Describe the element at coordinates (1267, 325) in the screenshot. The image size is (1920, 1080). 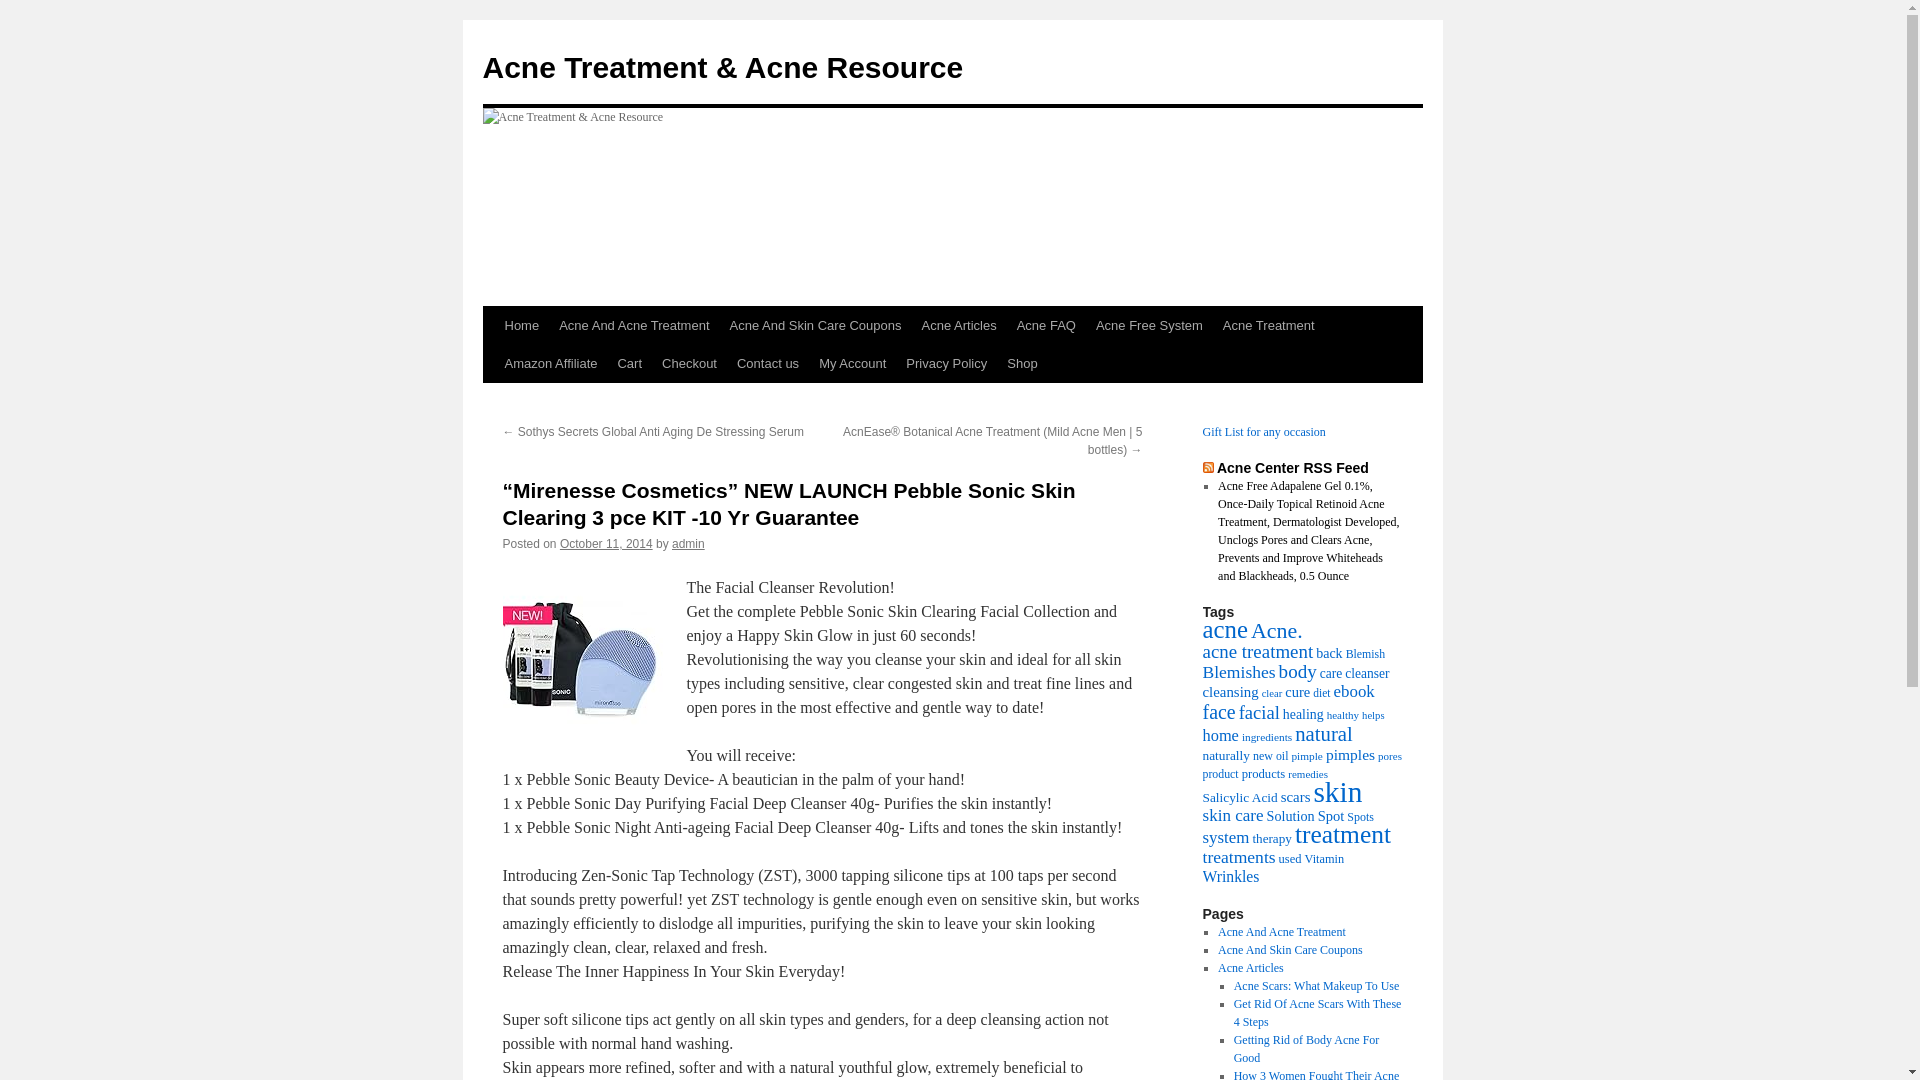
I see `'Acne Treatment'` at that location.